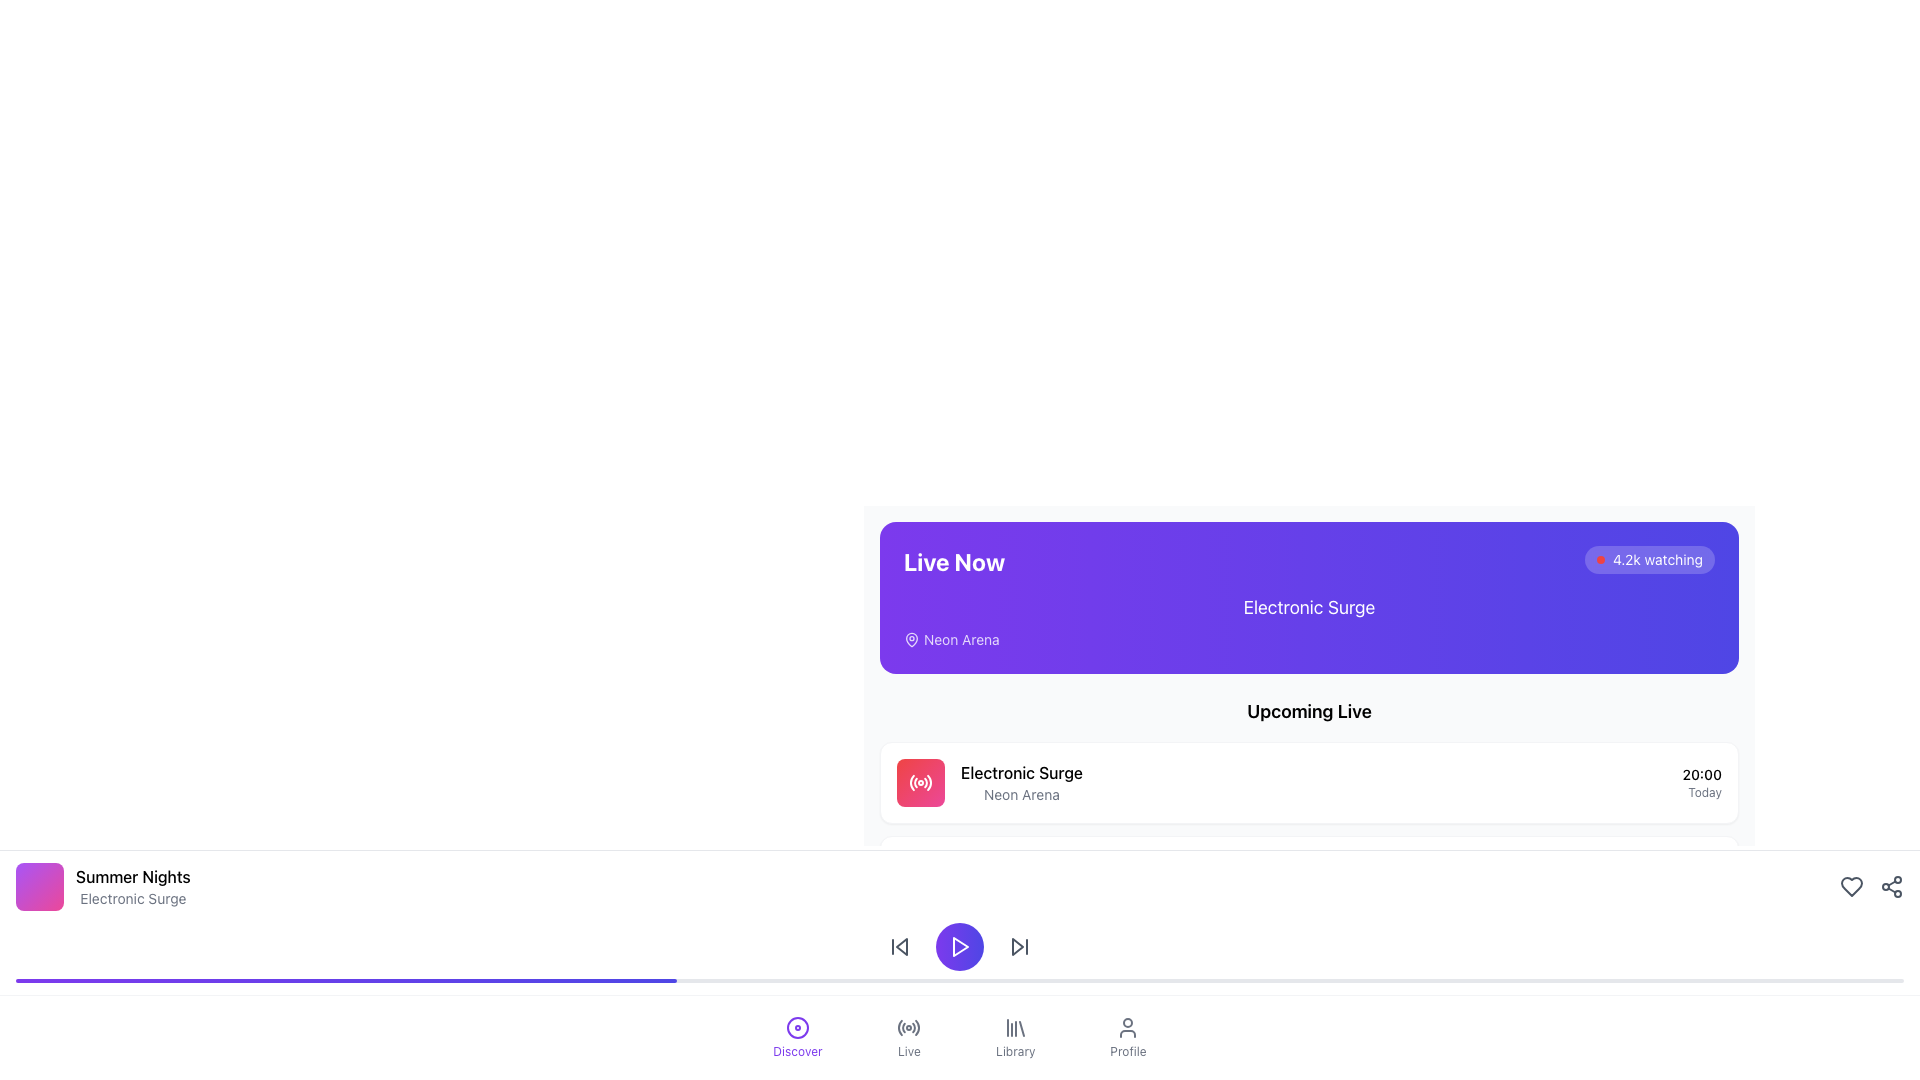  I want to click on the triangular-shaped button icon located in the control bar section, immediately to the left of the play button, so click(901, 946).